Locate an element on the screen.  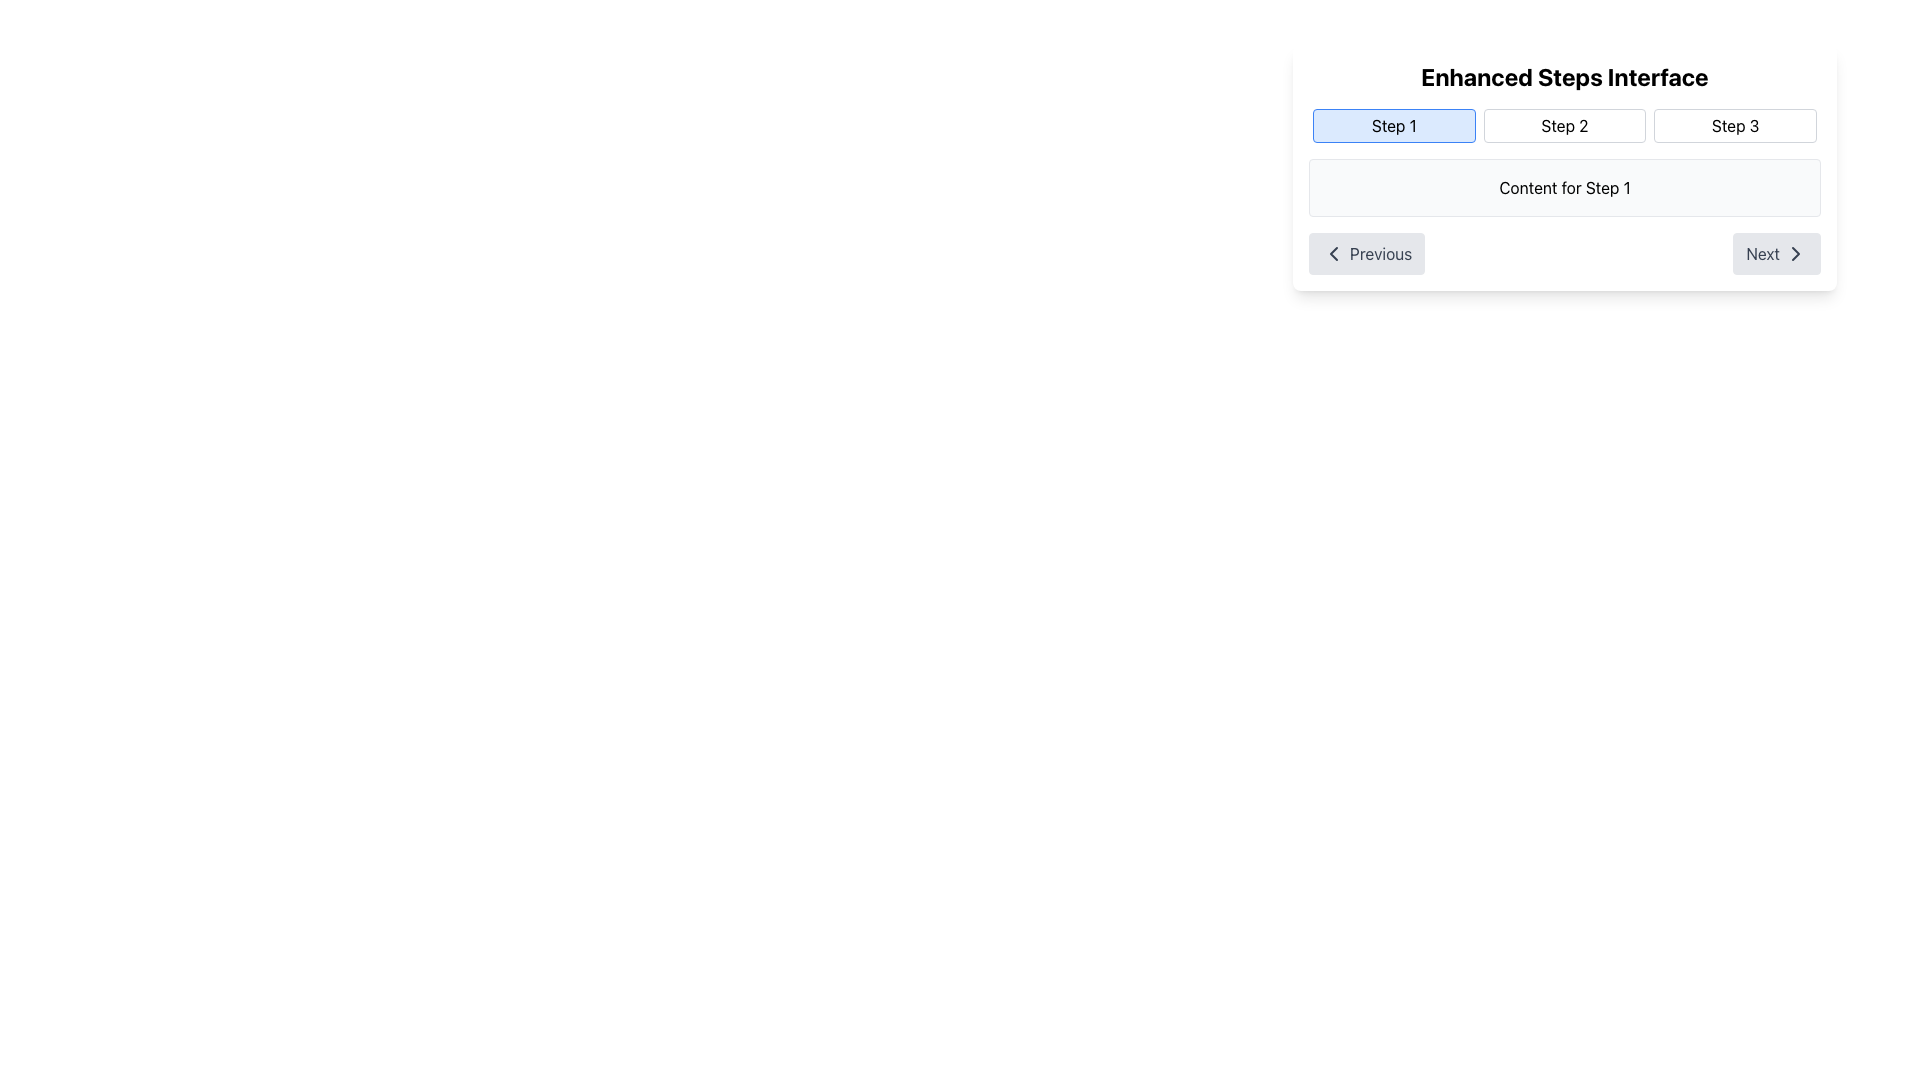
the 'Step 3' button, which is a rectangular UI component with a white background, gray border, and rounded corners is located at coordinates (1734, 126).